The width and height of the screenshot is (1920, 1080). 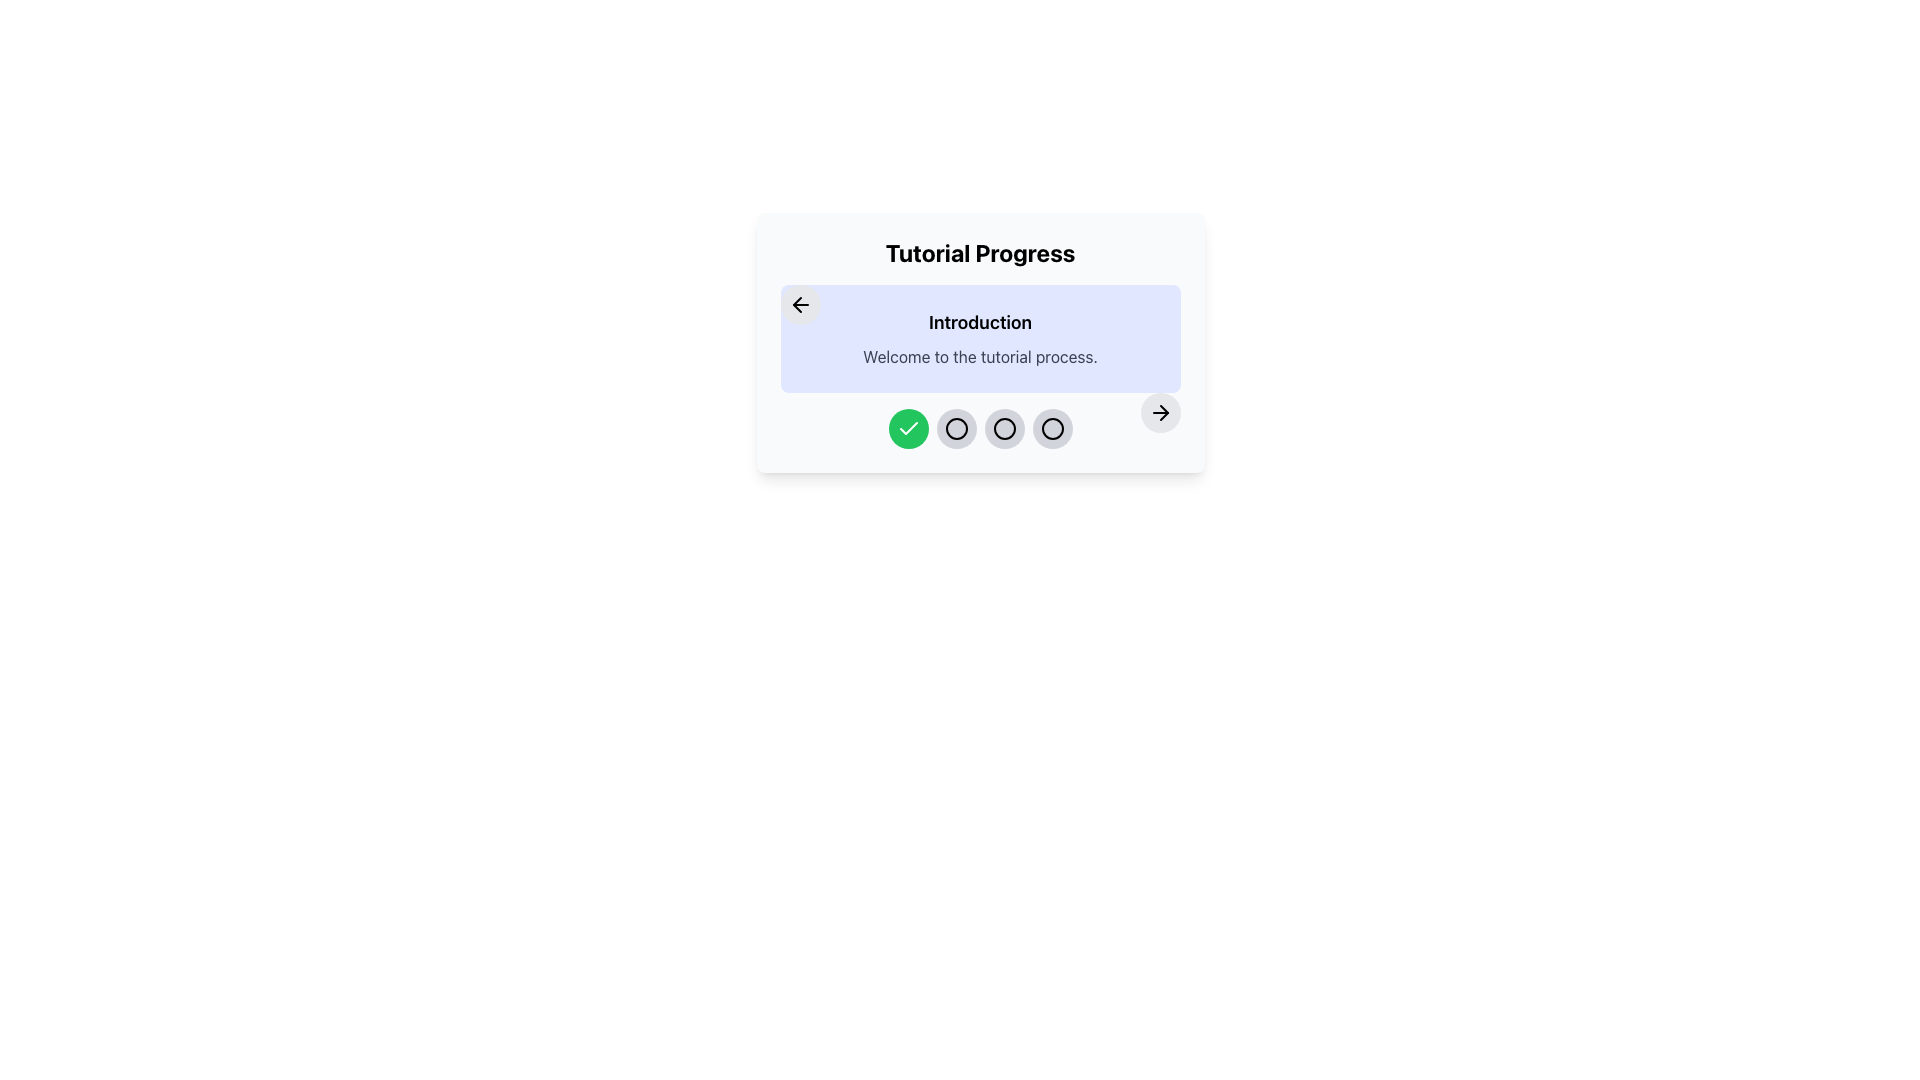 What do you see at coordinates (1051, 427) in the screenshot?
I see `the fourth circular button with a gray background and black outline located under the 'Tutorial Progress' section` at bounding box center [1051, 427].